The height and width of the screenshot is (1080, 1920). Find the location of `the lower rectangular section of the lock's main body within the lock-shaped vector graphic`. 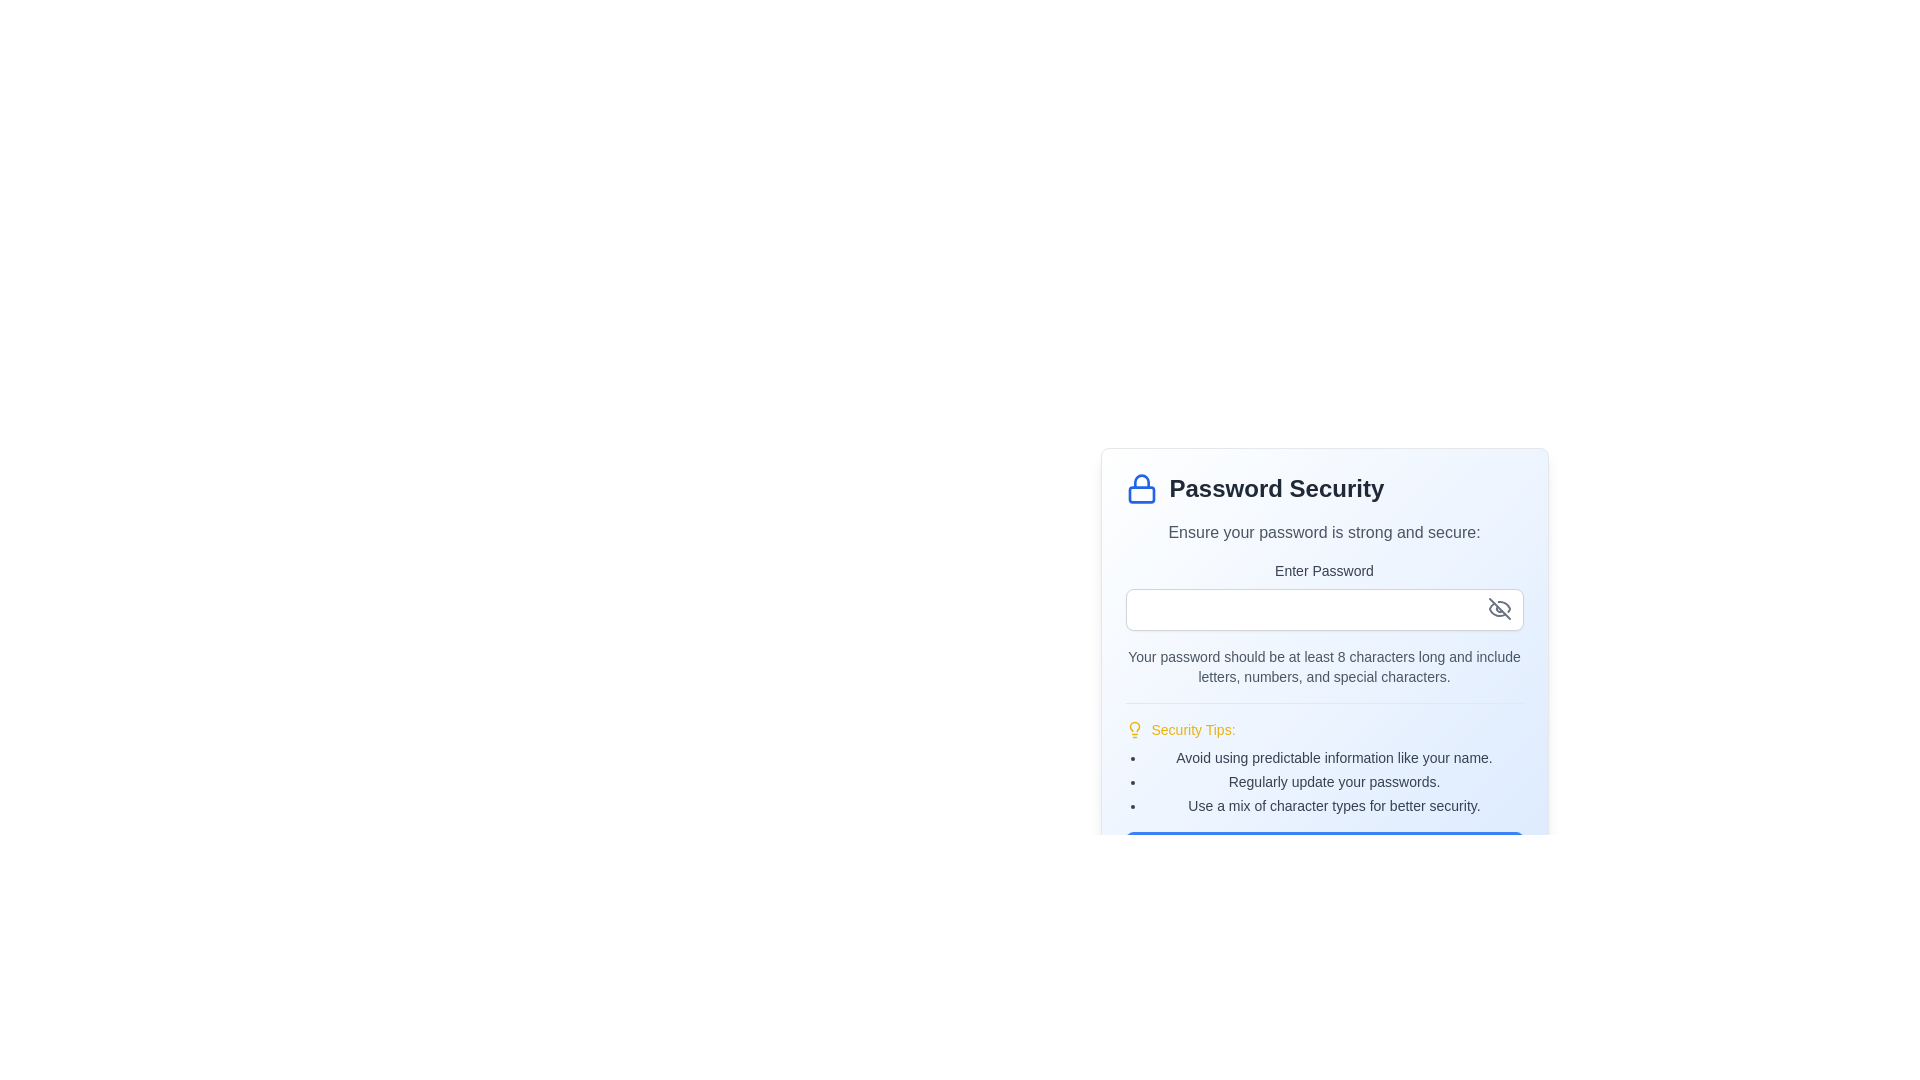

the lower rectangular section of the lock's main body within the lock-shaped vector graphic is located at coordinates (1141, 494).